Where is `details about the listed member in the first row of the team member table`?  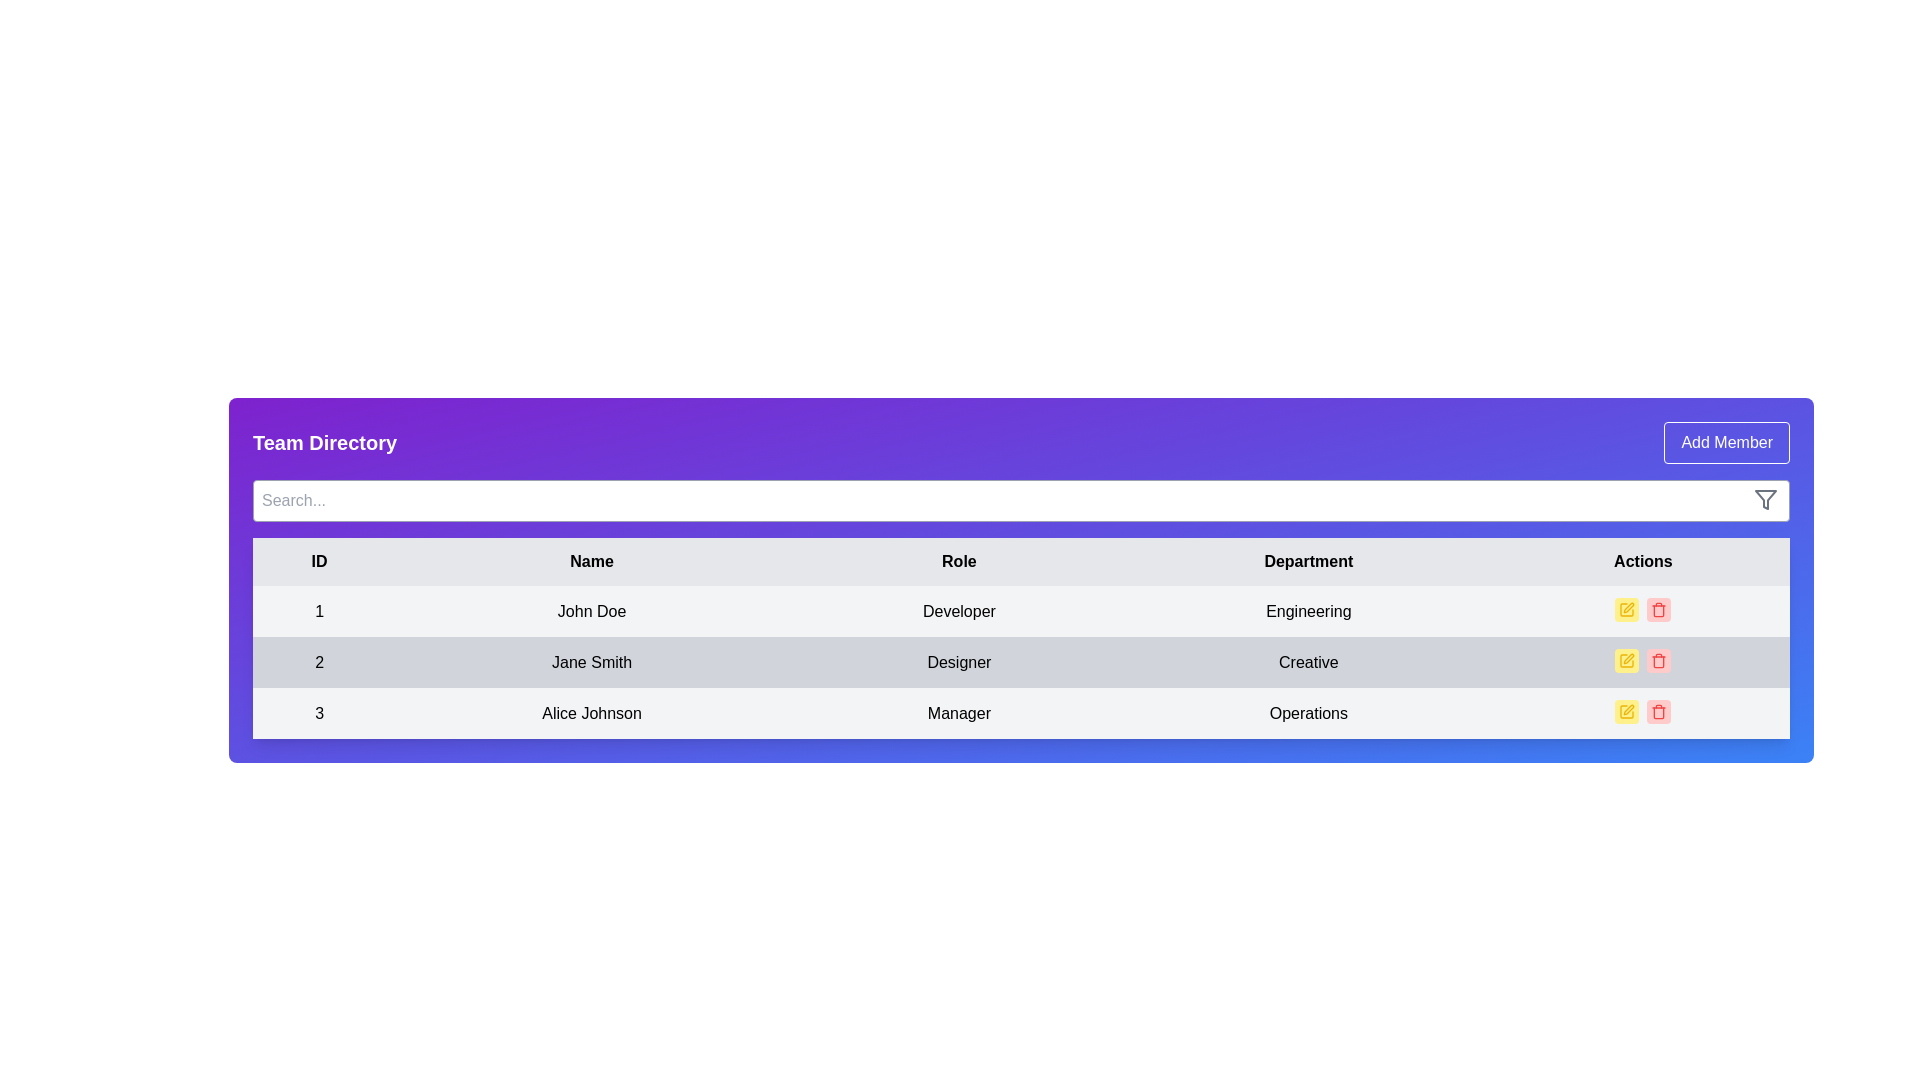 details about the listed member in the first row of the team member table is located at coordinates (1021, 610).